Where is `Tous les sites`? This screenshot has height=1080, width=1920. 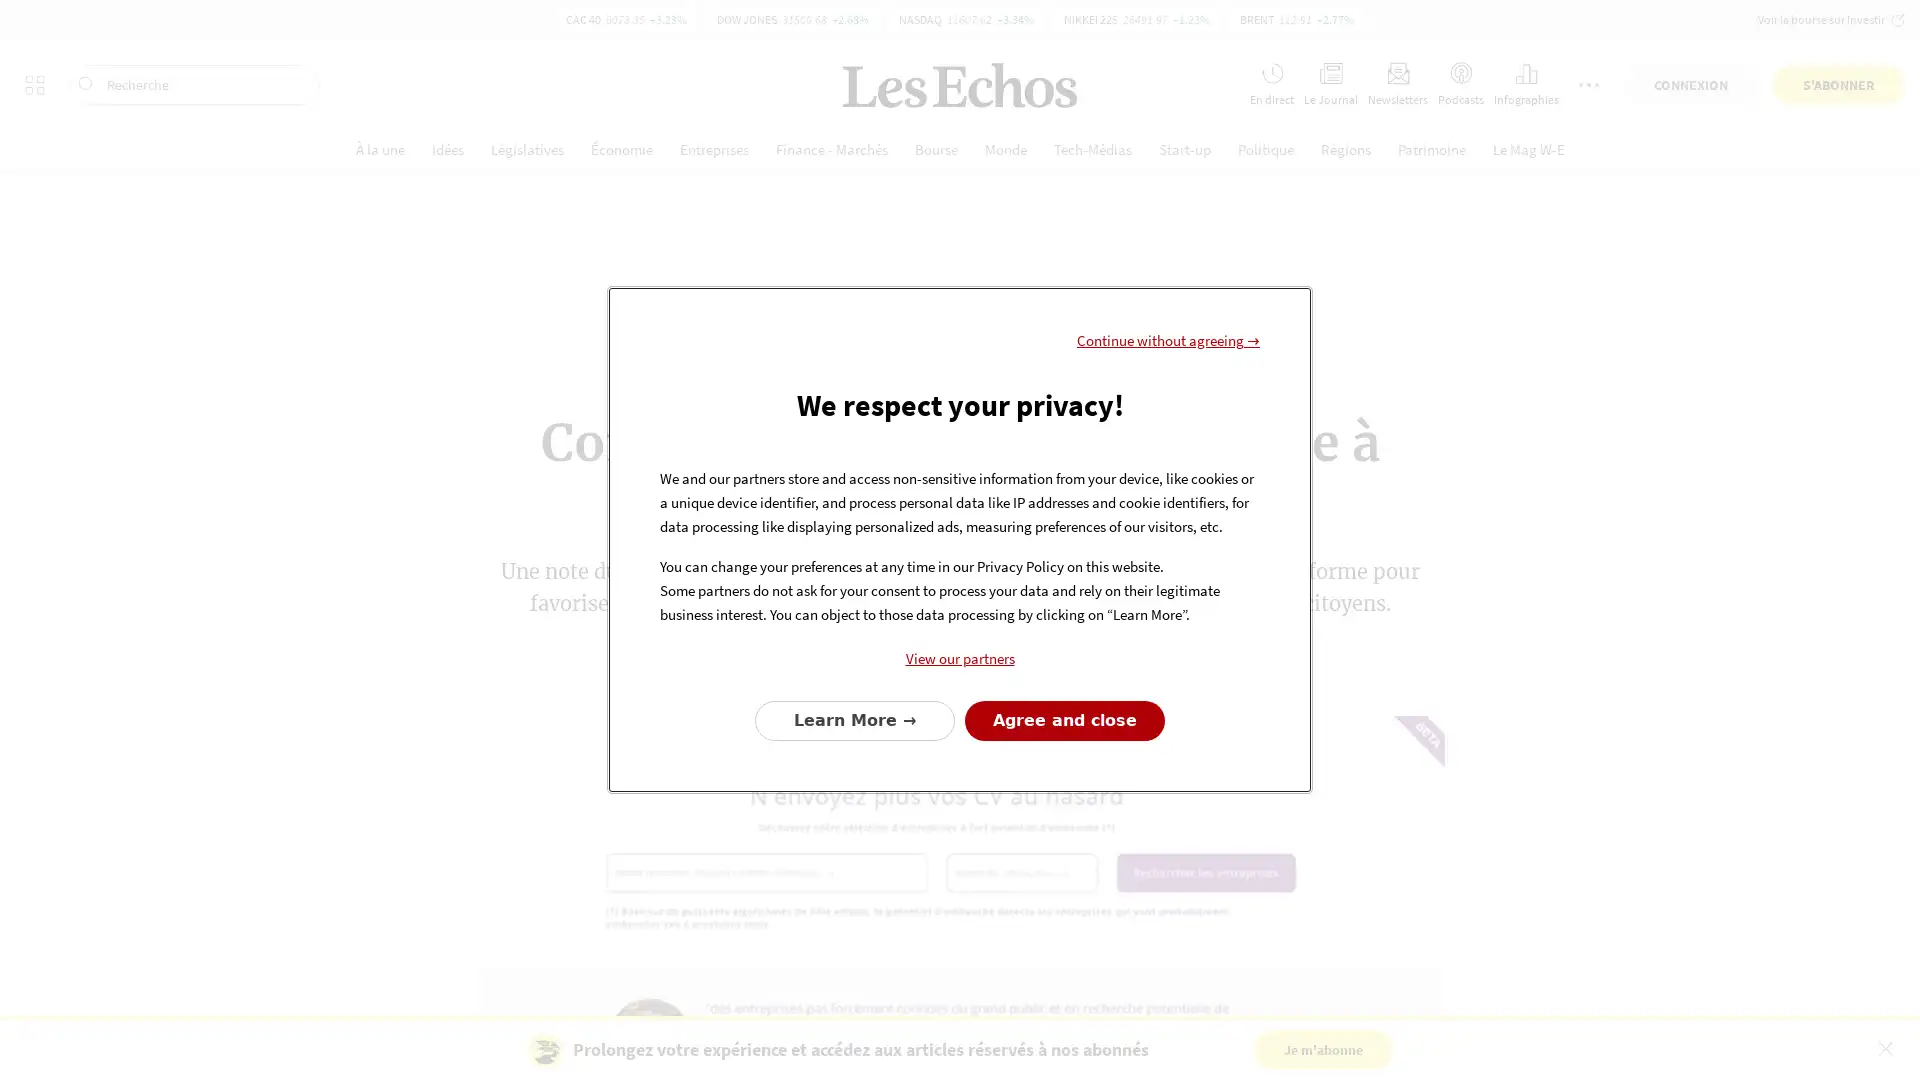
Tous les sites is located at coordinates (34, 27).